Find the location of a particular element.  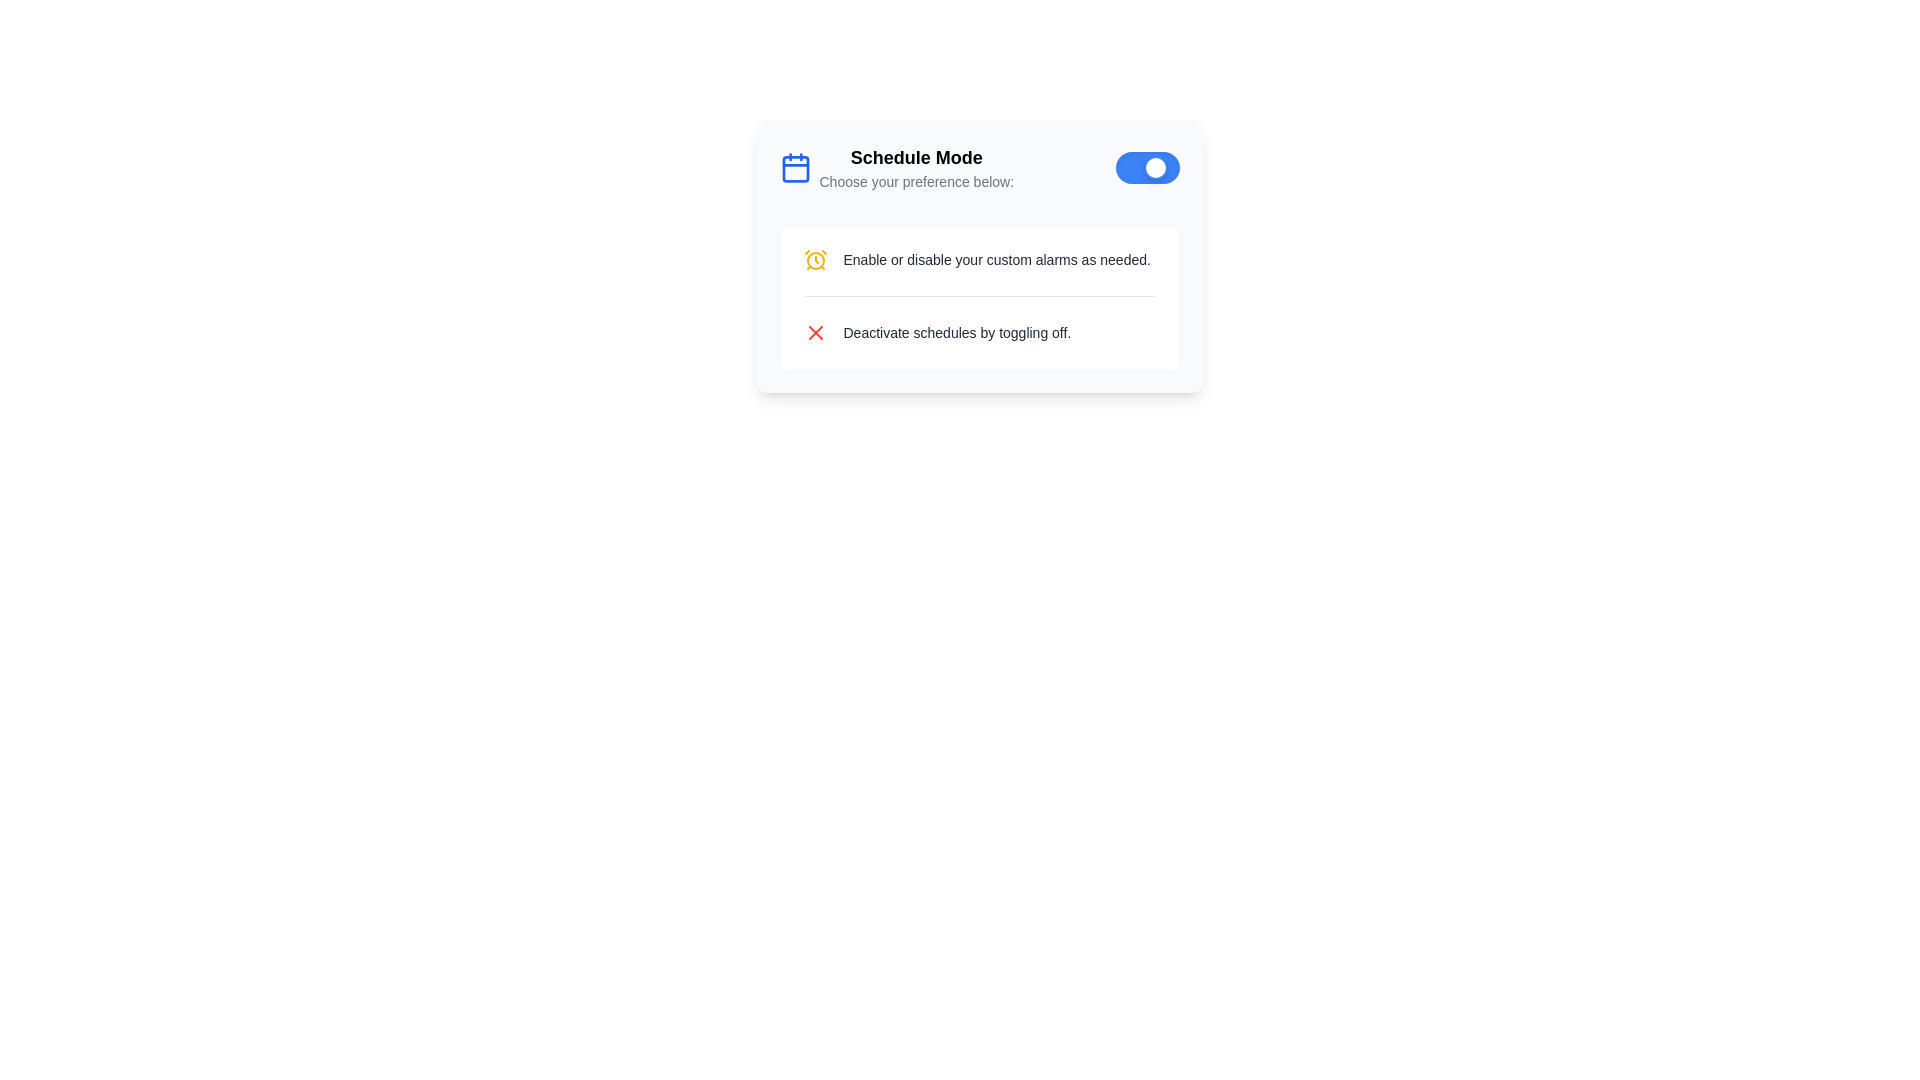

the text header of the Composite element, which includes a toggle switch, to trigger a tooltip if implemented is located at coordinates (979, 167).